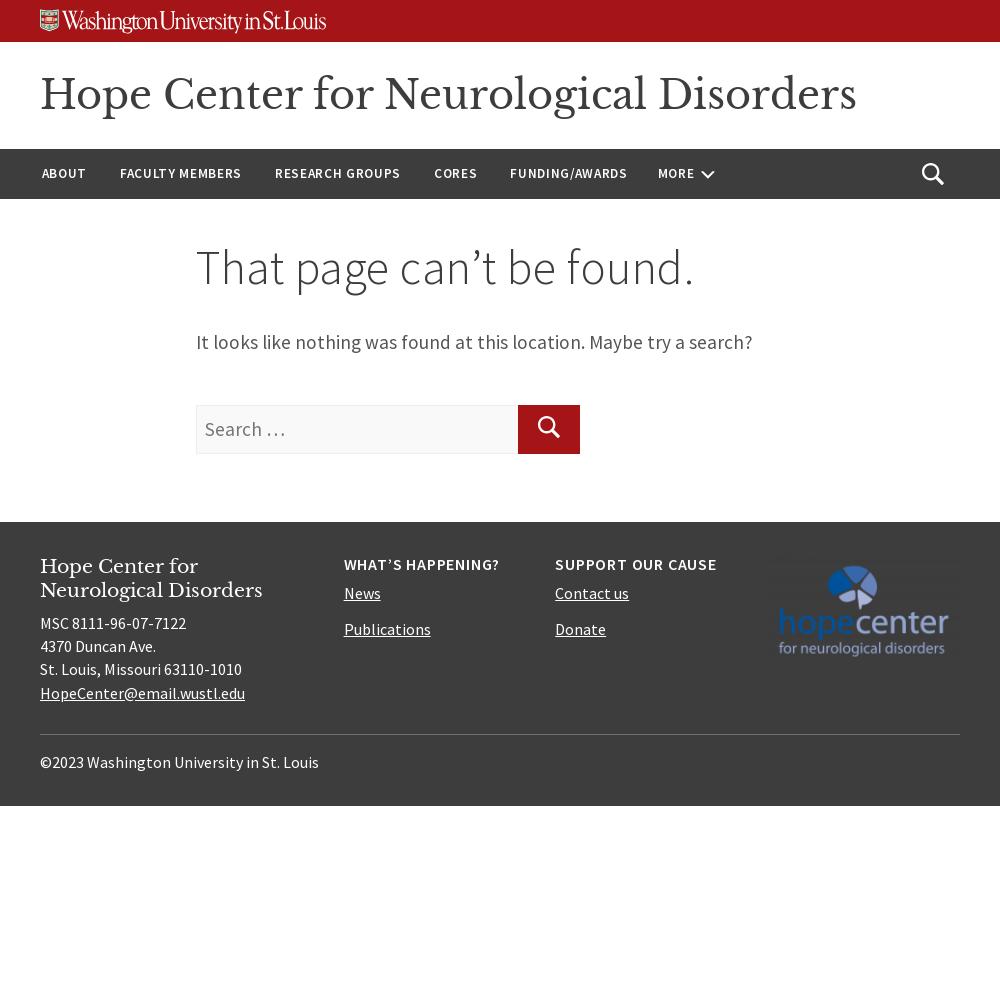 The image size is (1000, 1000). Describe the element at coordinates (444, 267) in the screenshot. I see `'That page can’t be found.'` at that location.